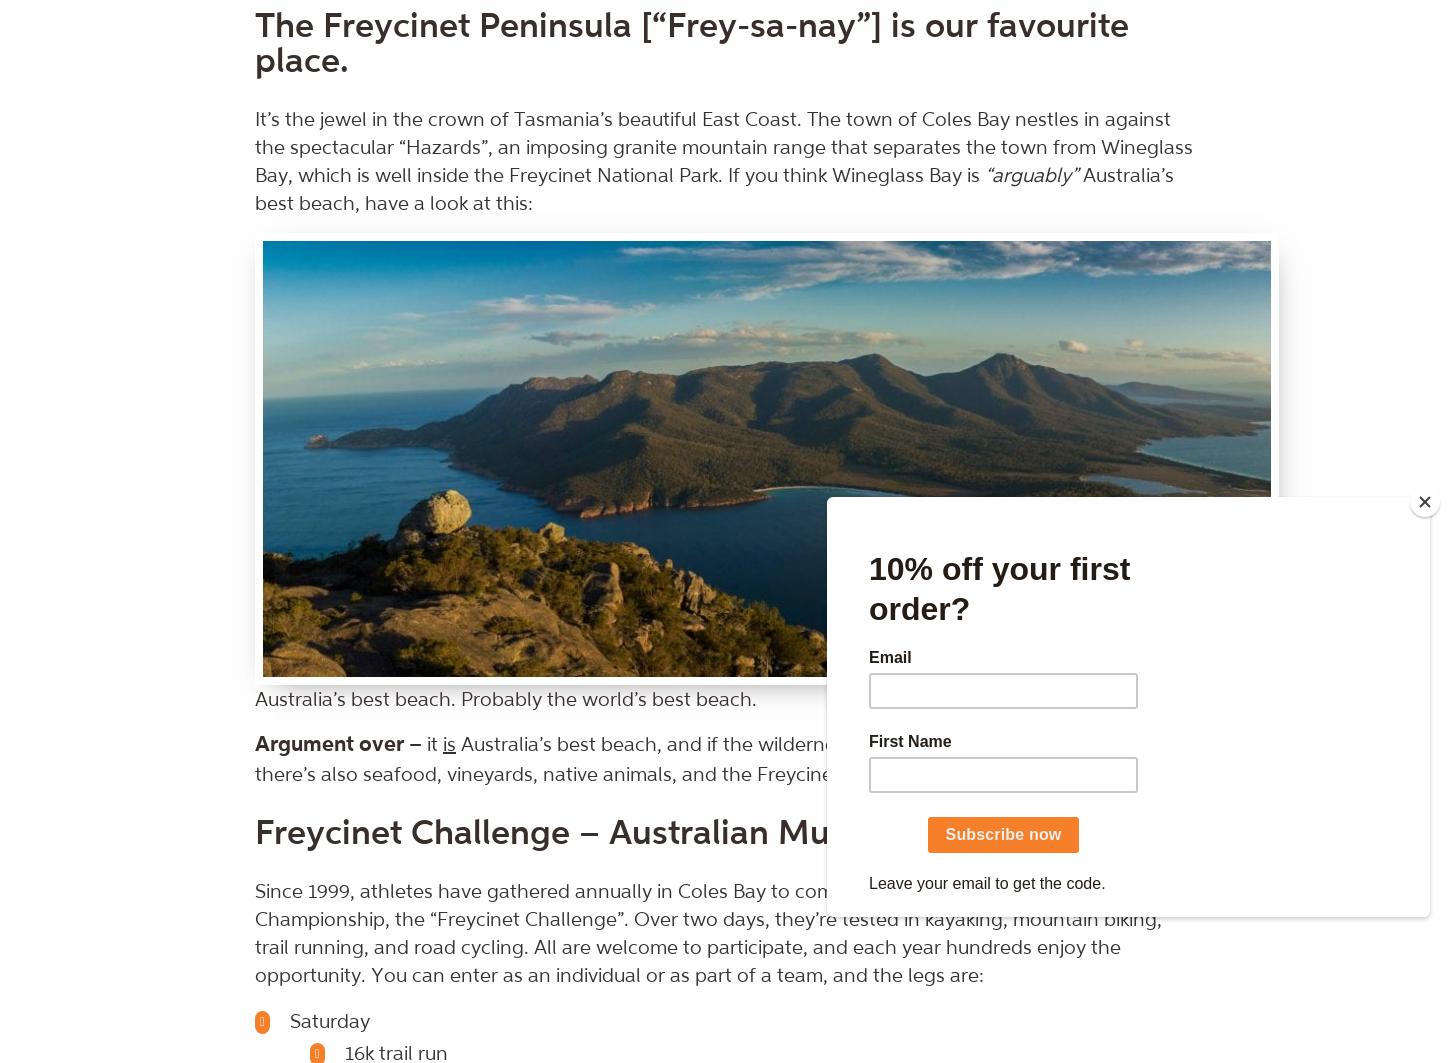 This screenshot has width=1450, height=1063. Describe the element at coordinates (434, 742) in the screenshot. I see `'it'` at that location.